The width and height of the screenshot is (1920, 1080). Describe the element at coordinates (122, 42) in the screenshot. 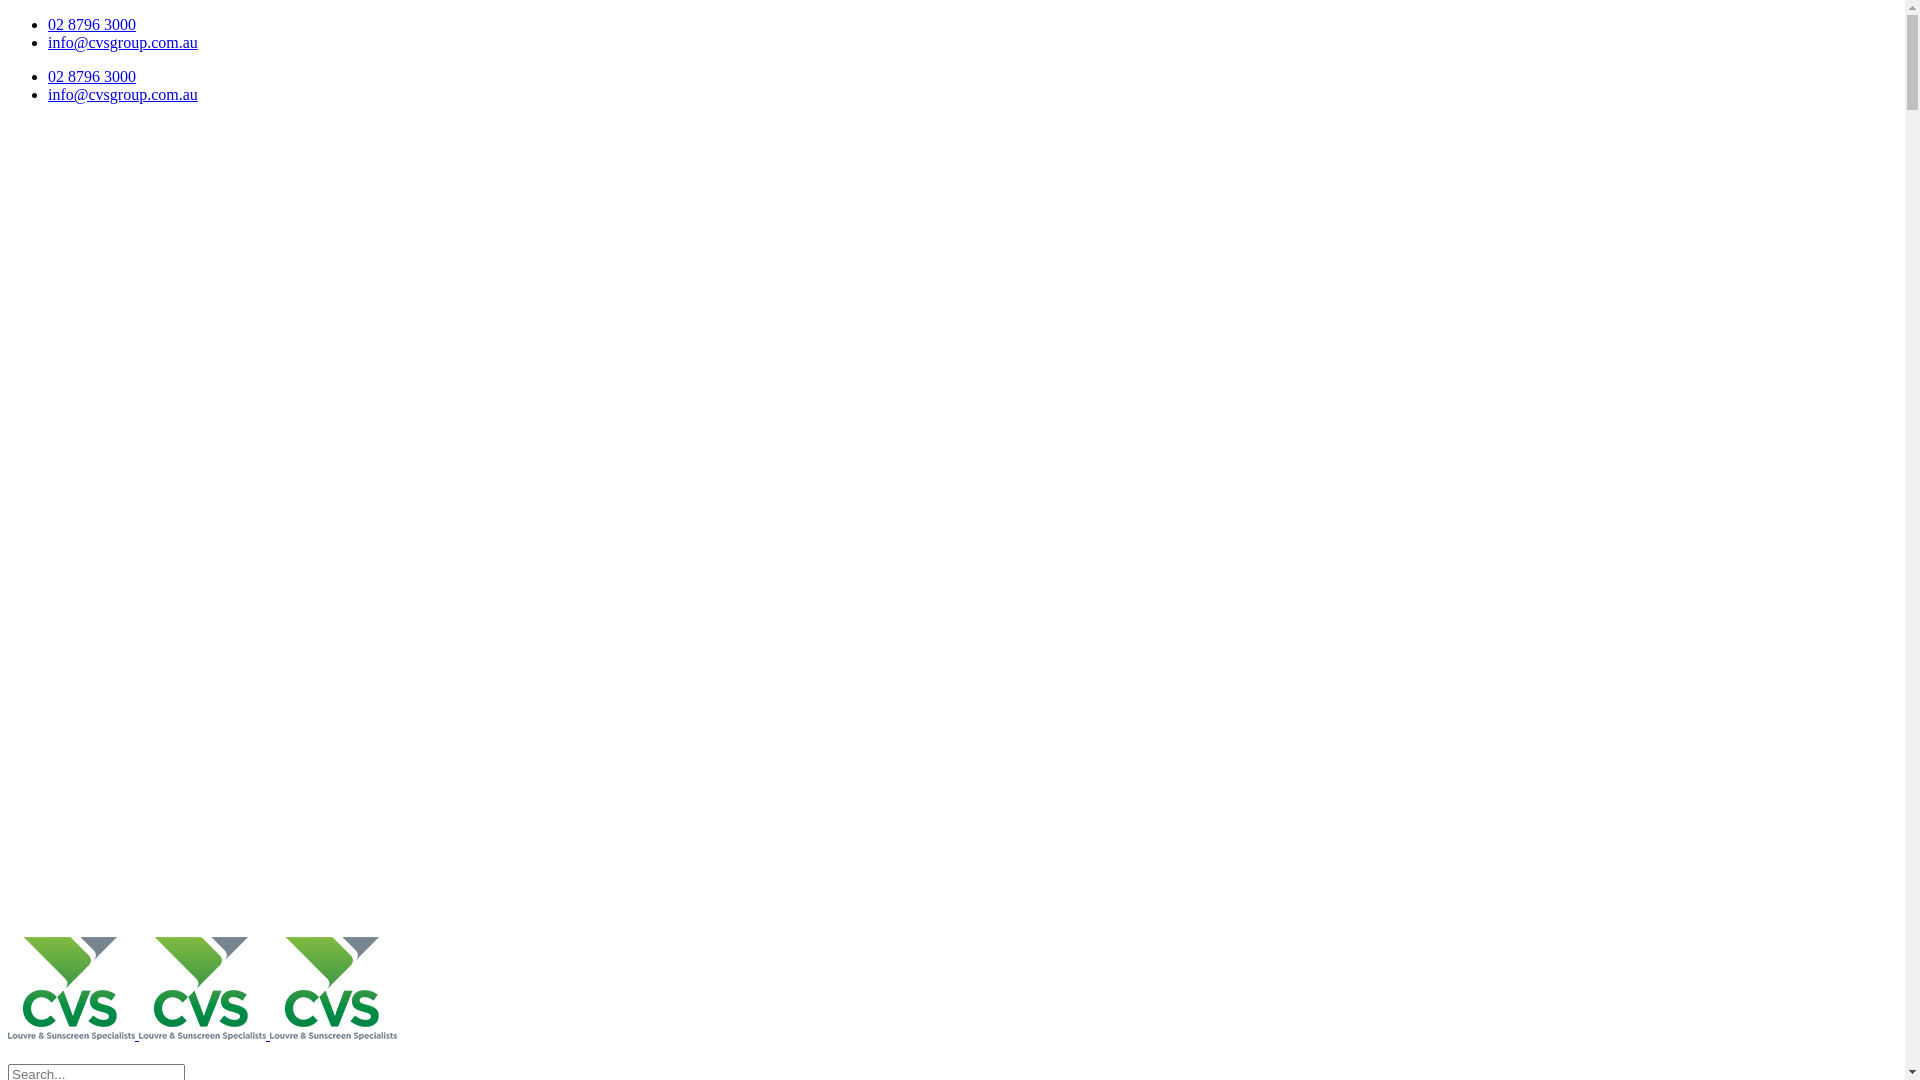

I see `'info@cvsgroup.com.au'` at that location.